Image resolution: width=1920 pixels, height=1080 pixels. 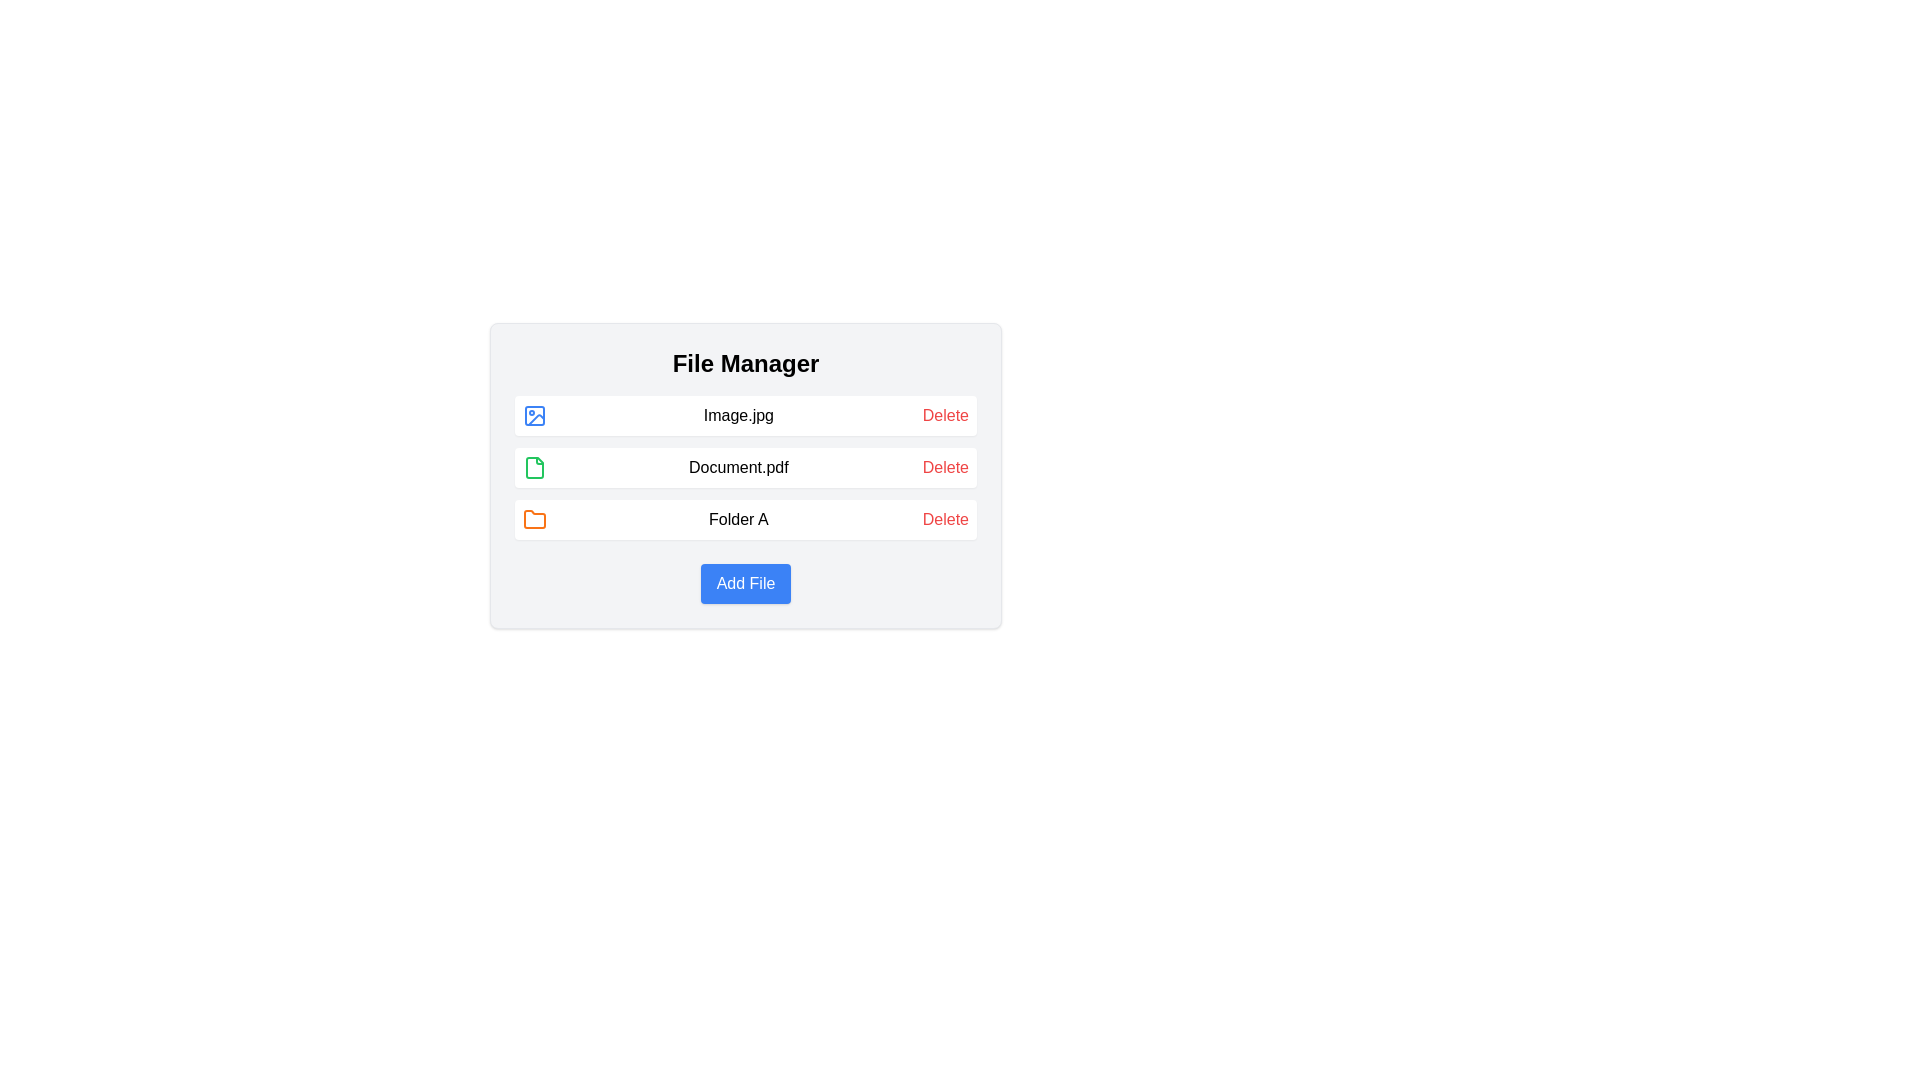 I want to click on the 'Delete' button associated with 'Folder A', so click(x=944, y=519).